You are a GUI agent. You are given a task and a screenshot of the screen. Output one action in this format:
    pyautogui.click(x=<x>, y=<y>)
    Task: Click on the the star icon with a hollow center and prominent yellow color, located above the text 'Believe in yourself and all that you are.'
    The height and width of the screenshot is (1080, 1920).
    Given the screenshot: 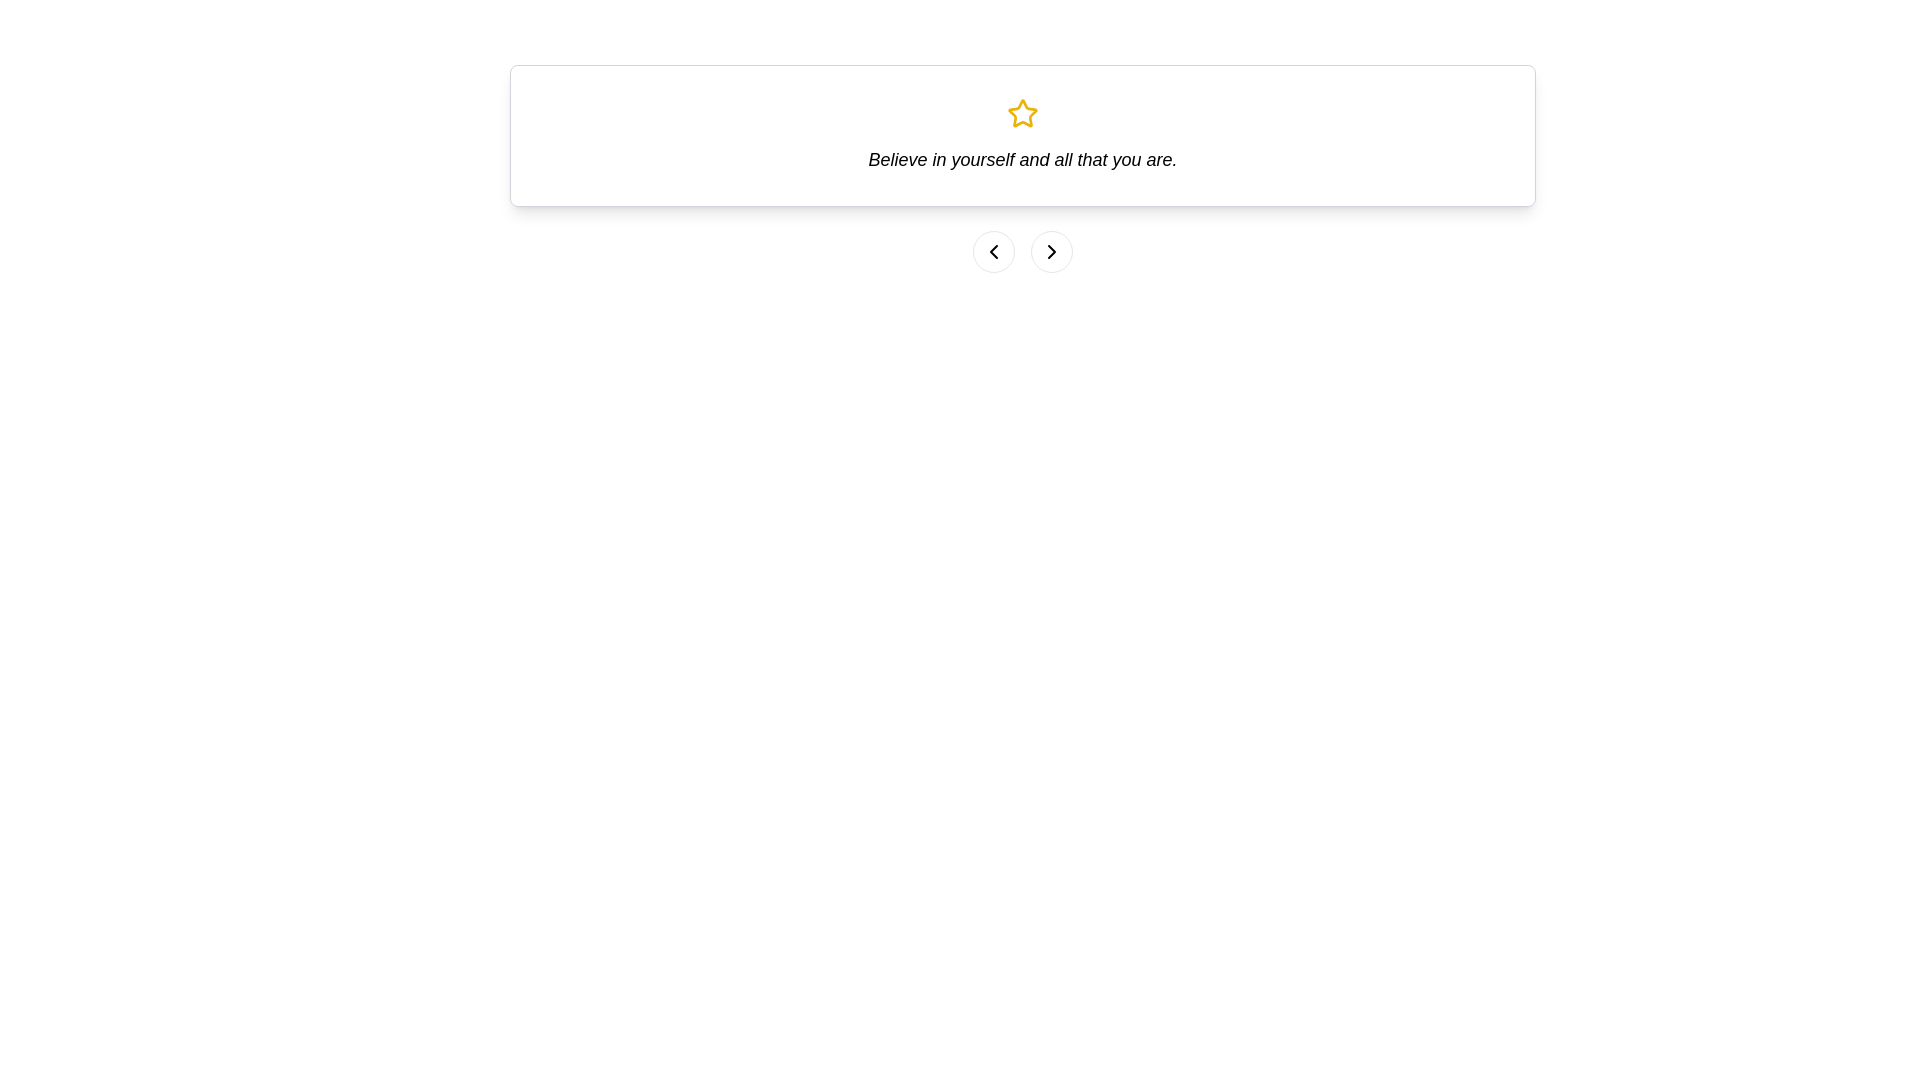 What is the action you would take?
    pyautogui.click(x=1022, y=113)
    